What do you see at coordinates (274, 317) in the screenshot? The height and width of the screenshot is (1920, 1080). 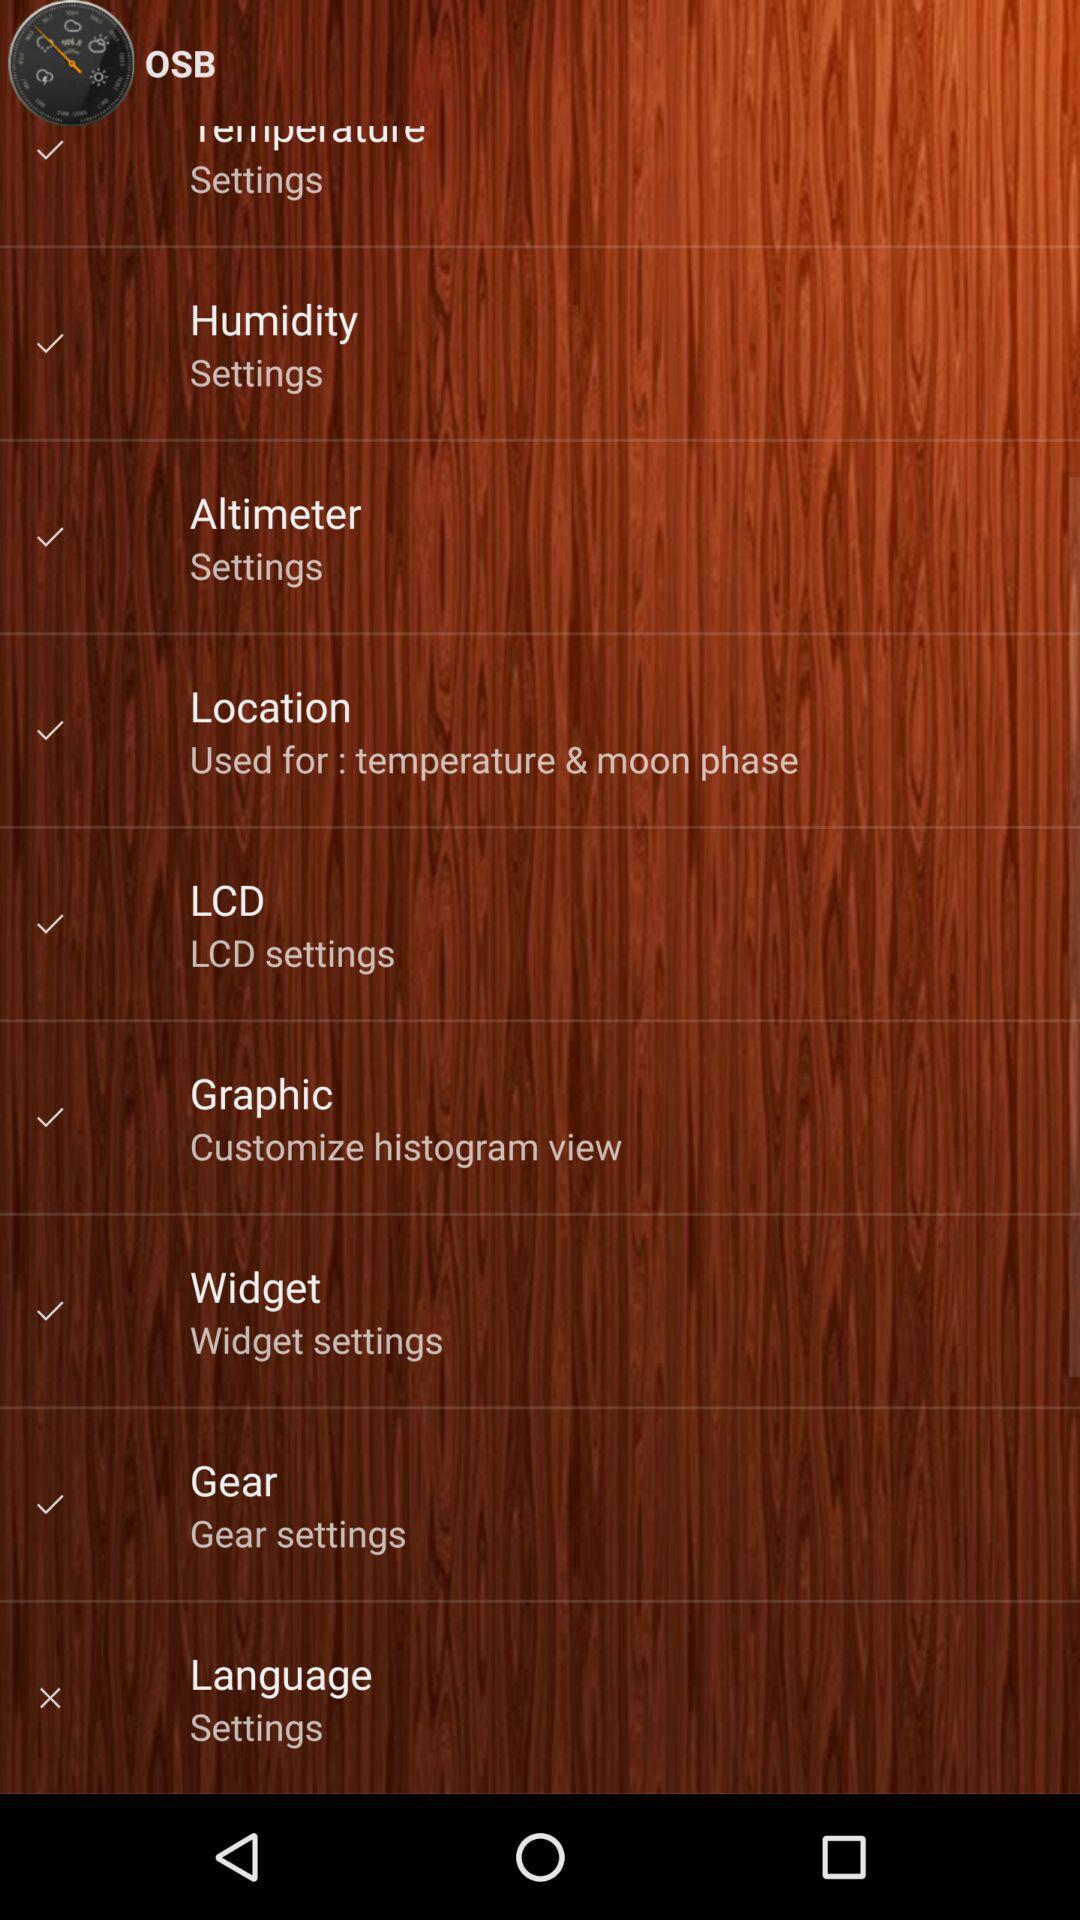 I see `the humidity item` at bounding box center [274, 317].